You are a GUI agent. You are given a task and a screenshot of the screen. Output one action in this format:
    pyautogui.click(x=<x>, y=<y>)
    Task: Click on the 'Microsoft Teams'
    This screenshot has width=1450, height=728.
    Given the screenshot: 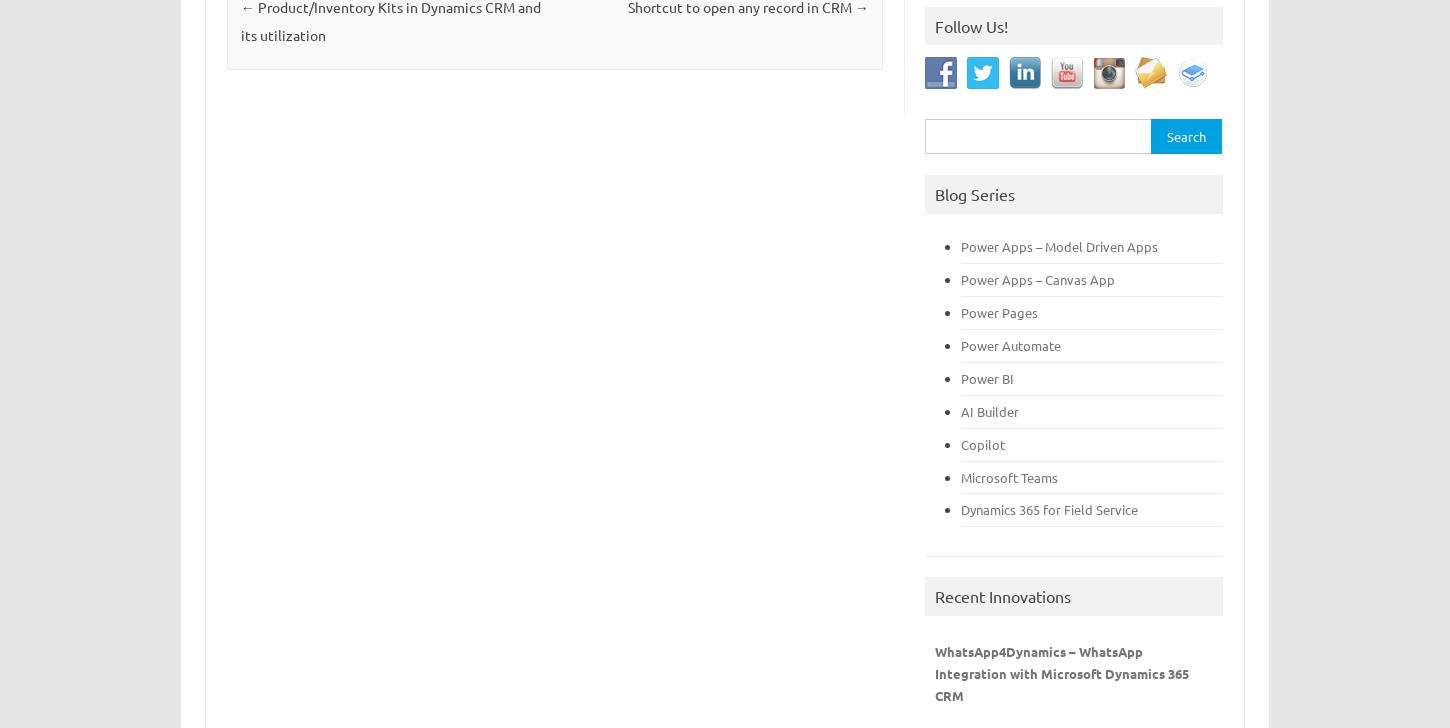 What is the action you would take?
    pyautogui.click(x=960, y=476)
    